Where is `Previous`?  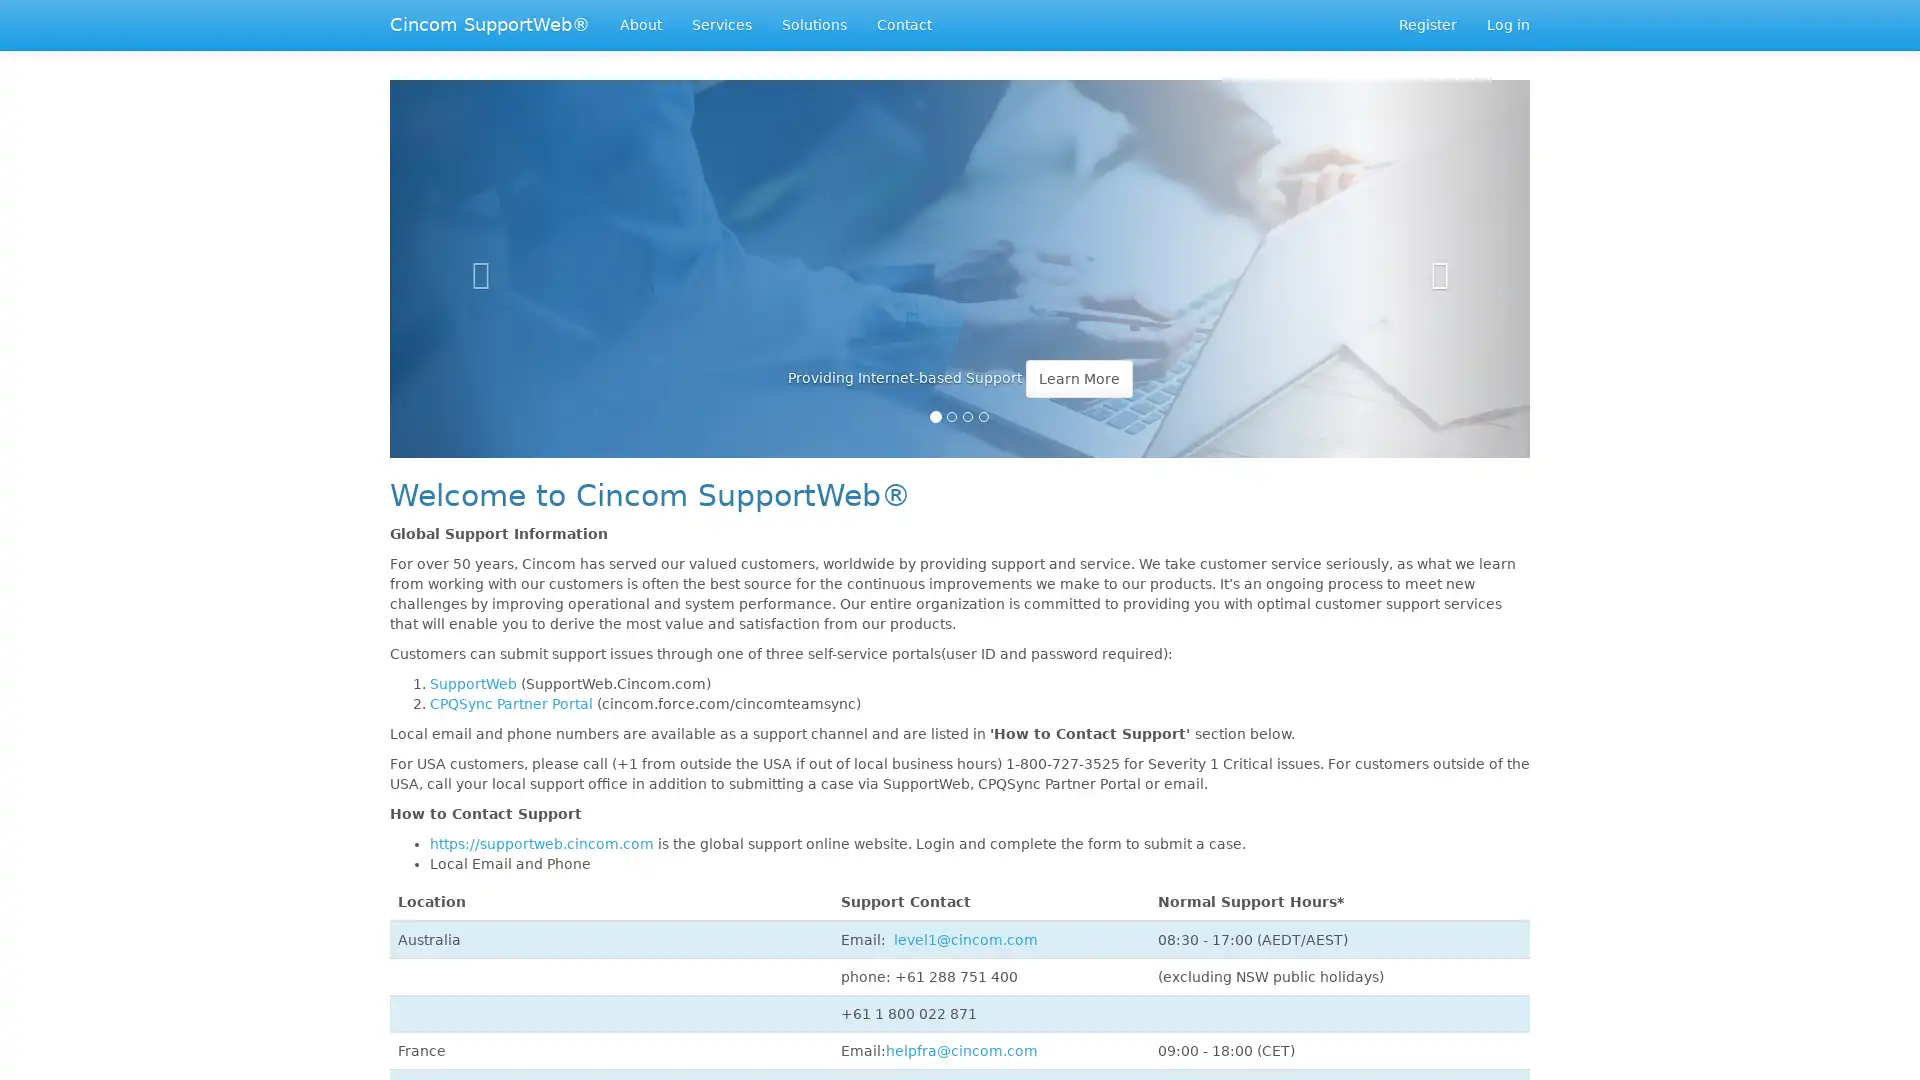
Previous is located at coordinates (474, 268).